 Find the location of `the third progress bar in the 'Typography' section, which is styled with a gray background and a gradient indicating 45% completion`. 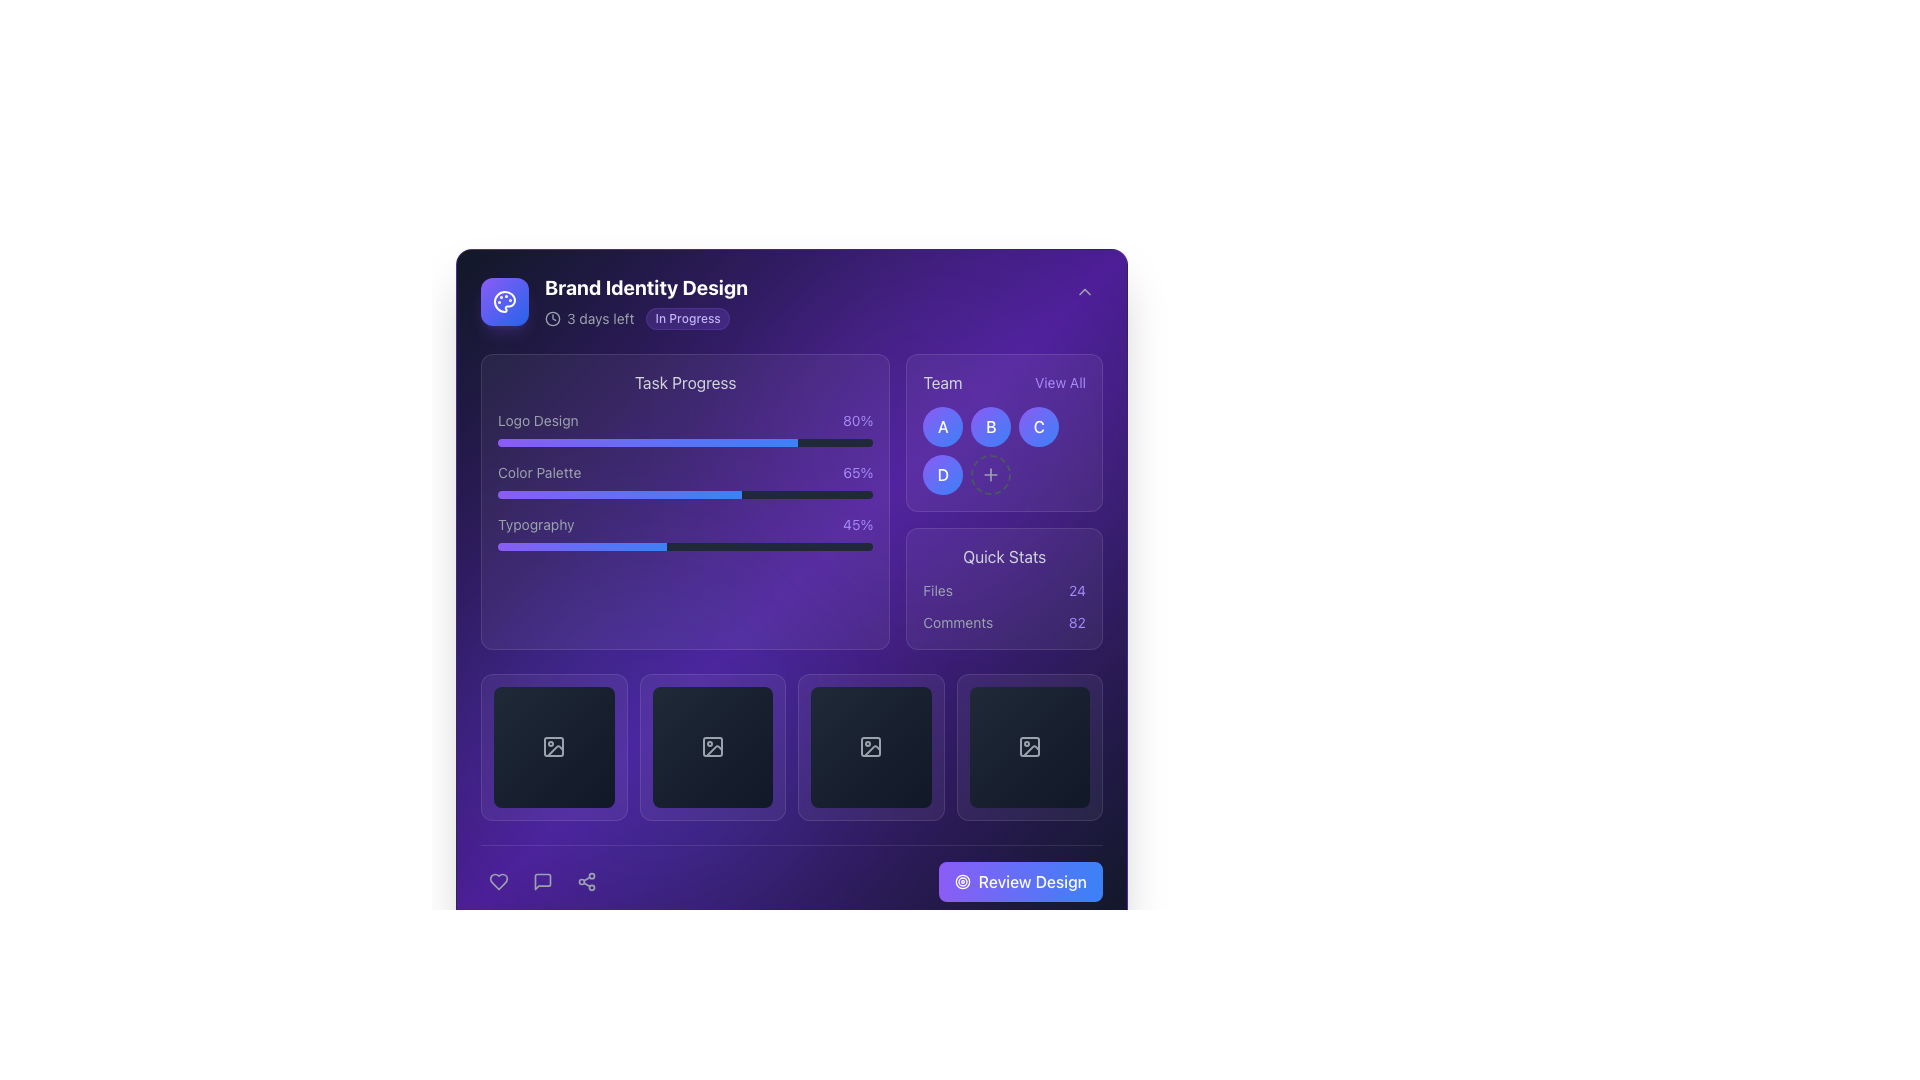

the third progress bar in the 'Typography' section, which is styled with a gray background and a gradient indicating 45% completion is located at coordinates (685, 547).